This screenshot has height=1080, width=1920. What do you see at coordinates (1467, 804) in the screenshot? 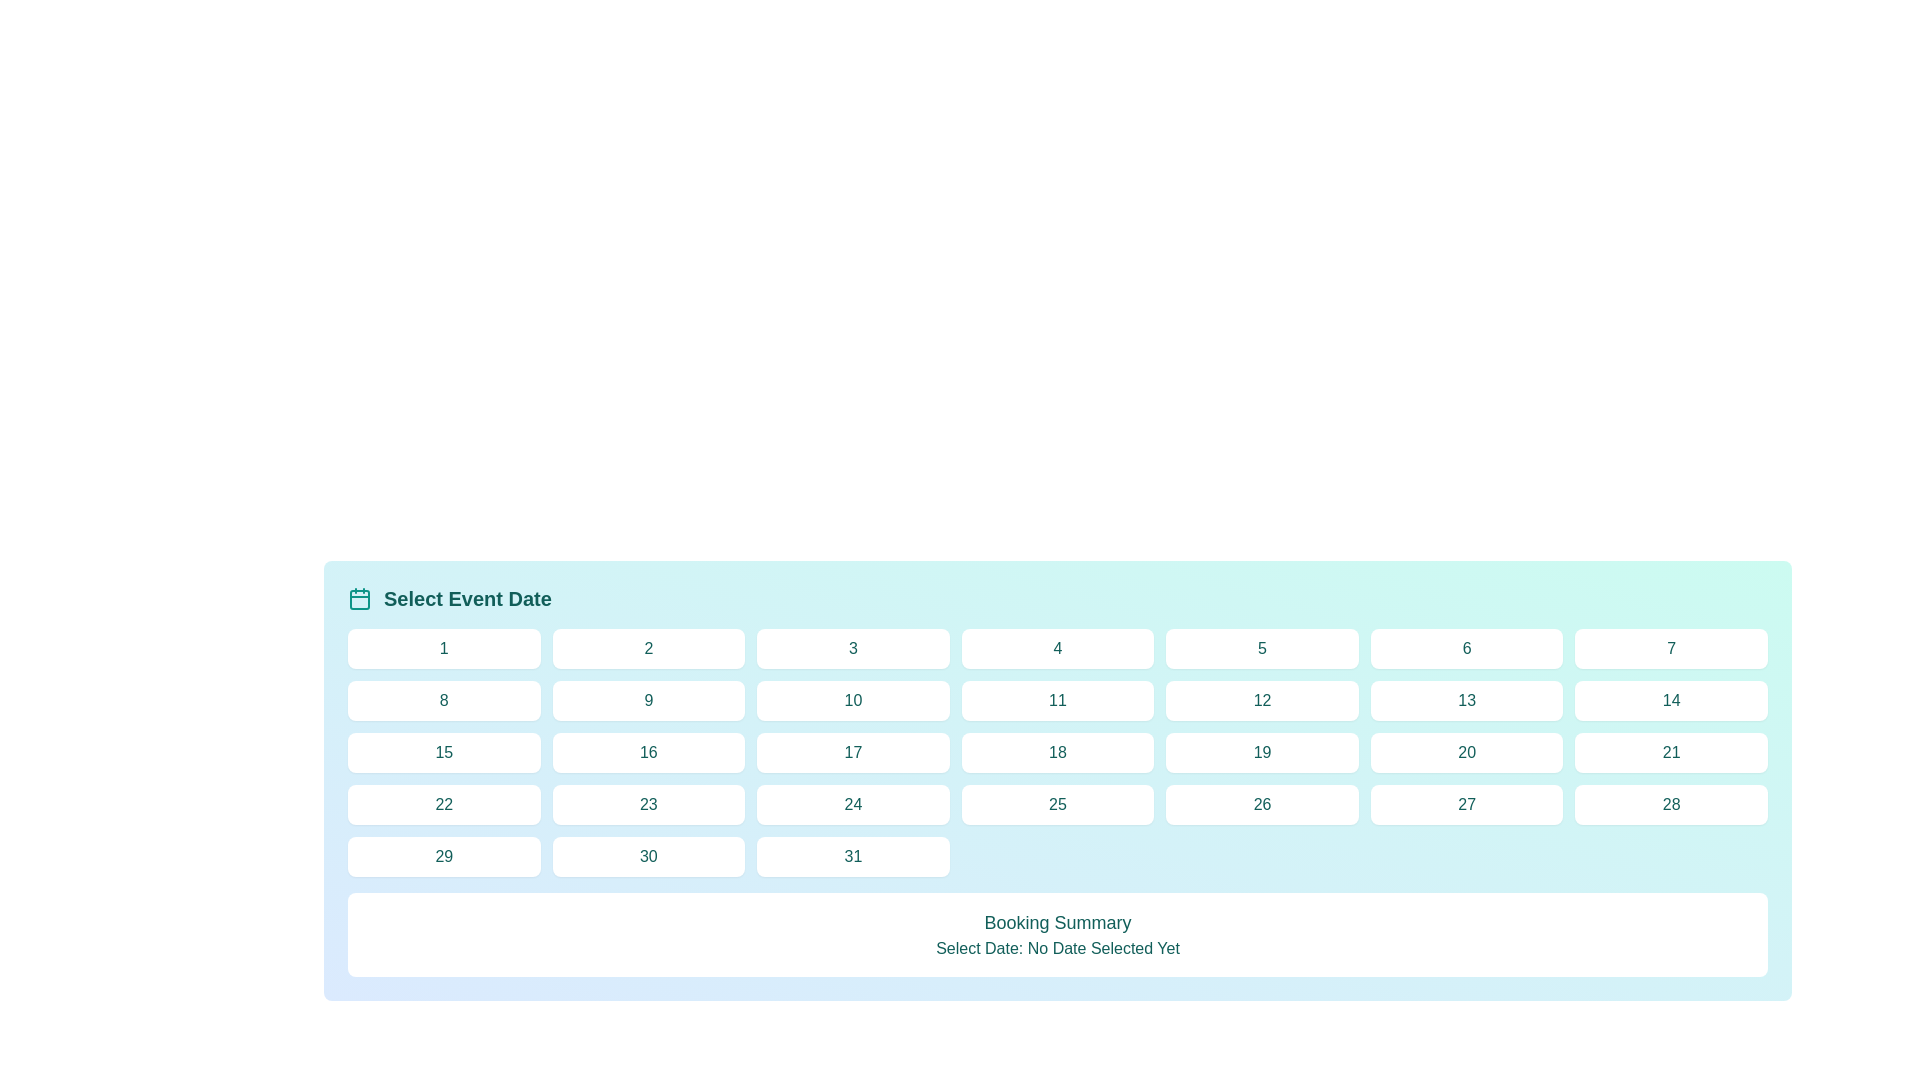
I see `the rectangular button with a white background and teal text displaying '27', located` at bounding box center [1467, 804].